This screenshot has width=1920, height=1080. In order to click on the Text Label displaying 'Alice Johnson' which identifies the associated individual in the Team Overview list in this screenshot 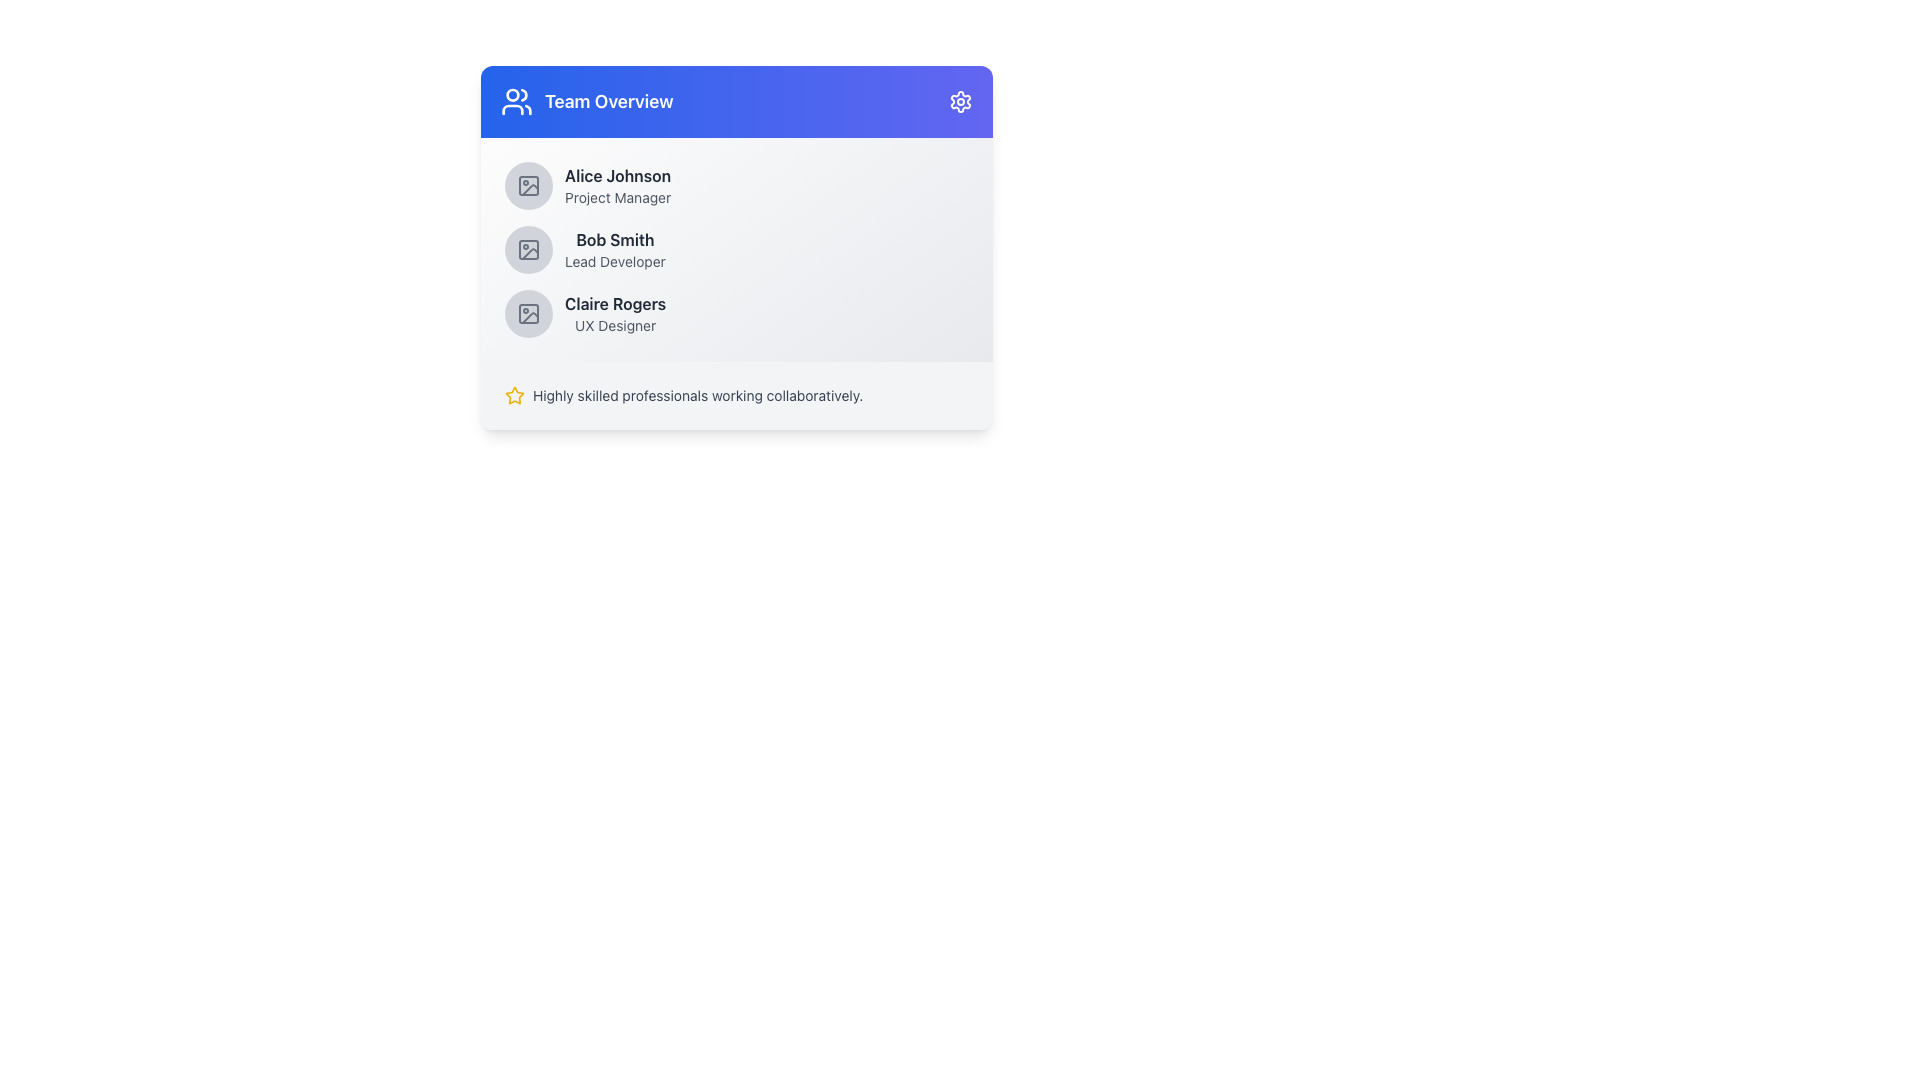, I will do `click(617, 175)`.